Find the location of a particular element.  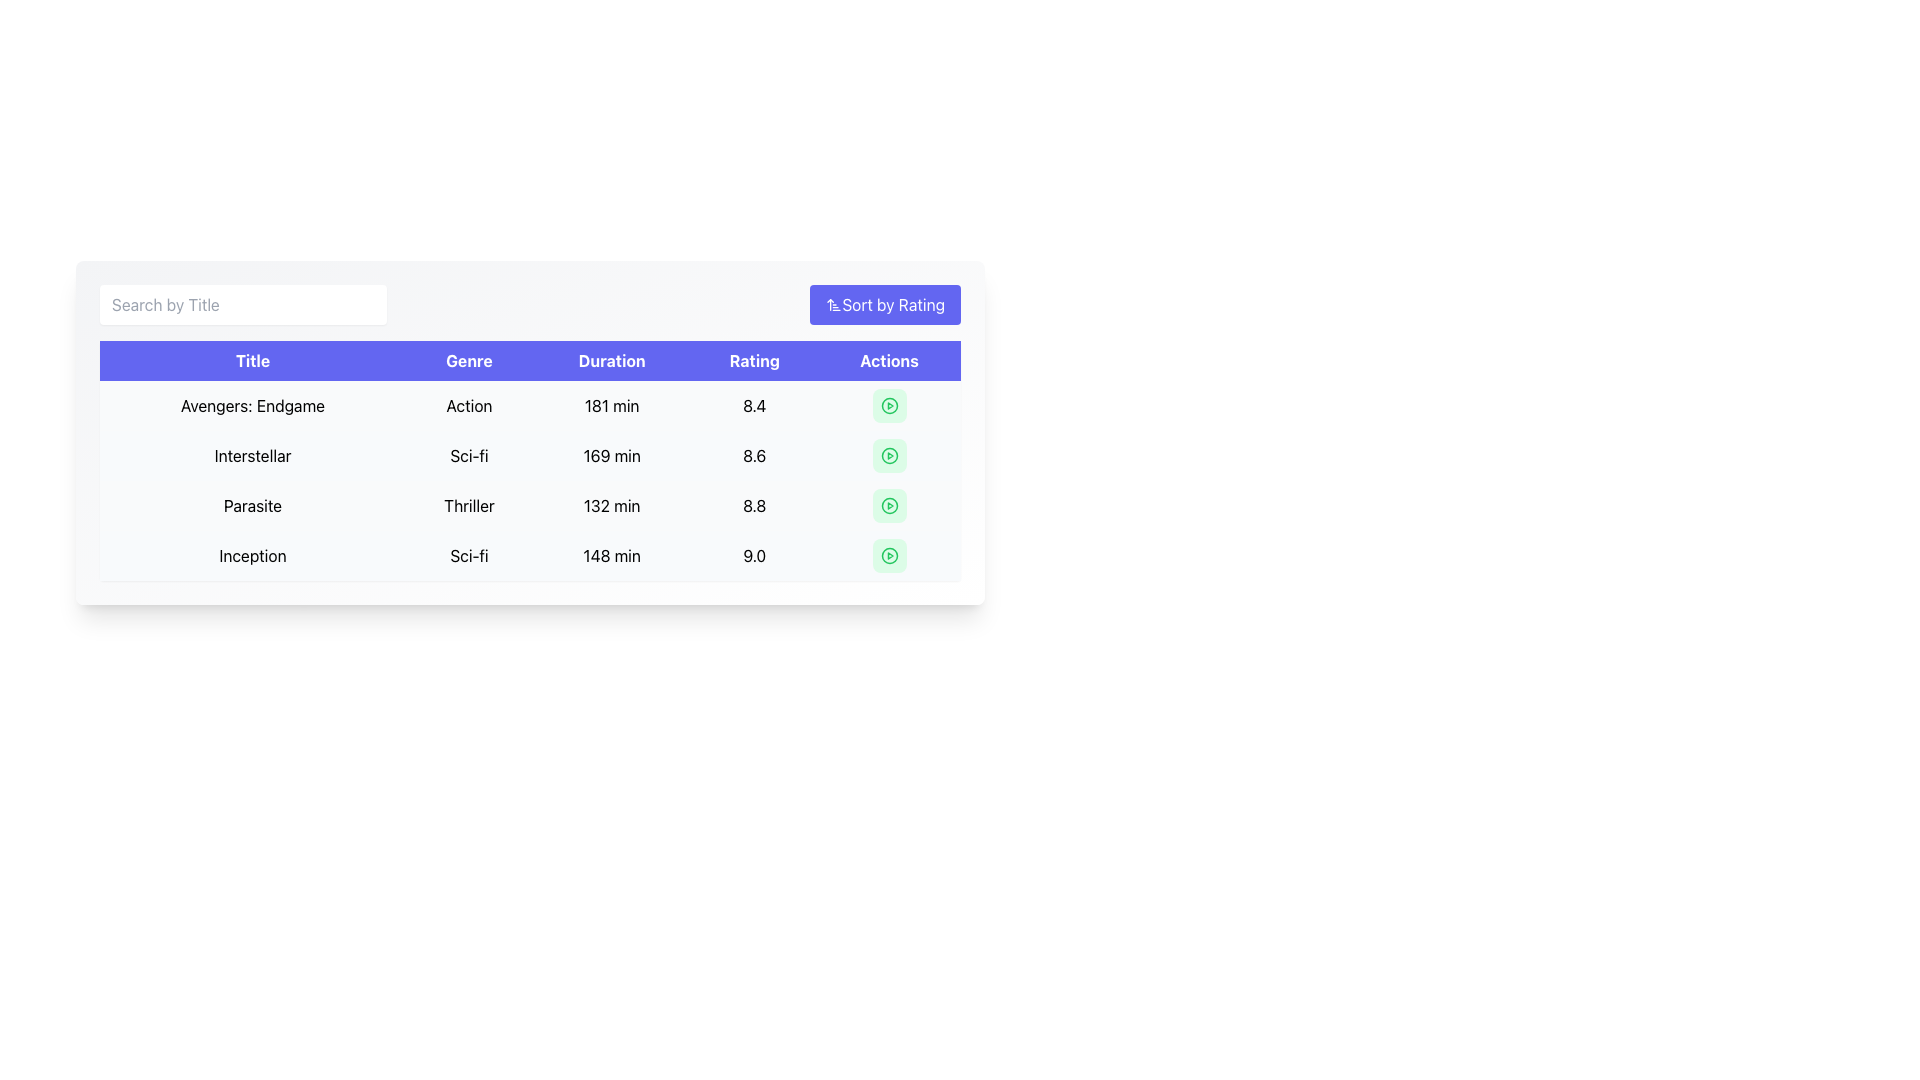

the Table Header element, which is the first item in the row with the text 'Title' in bold white font on a bright purple background is located at coordinates (252, 361).